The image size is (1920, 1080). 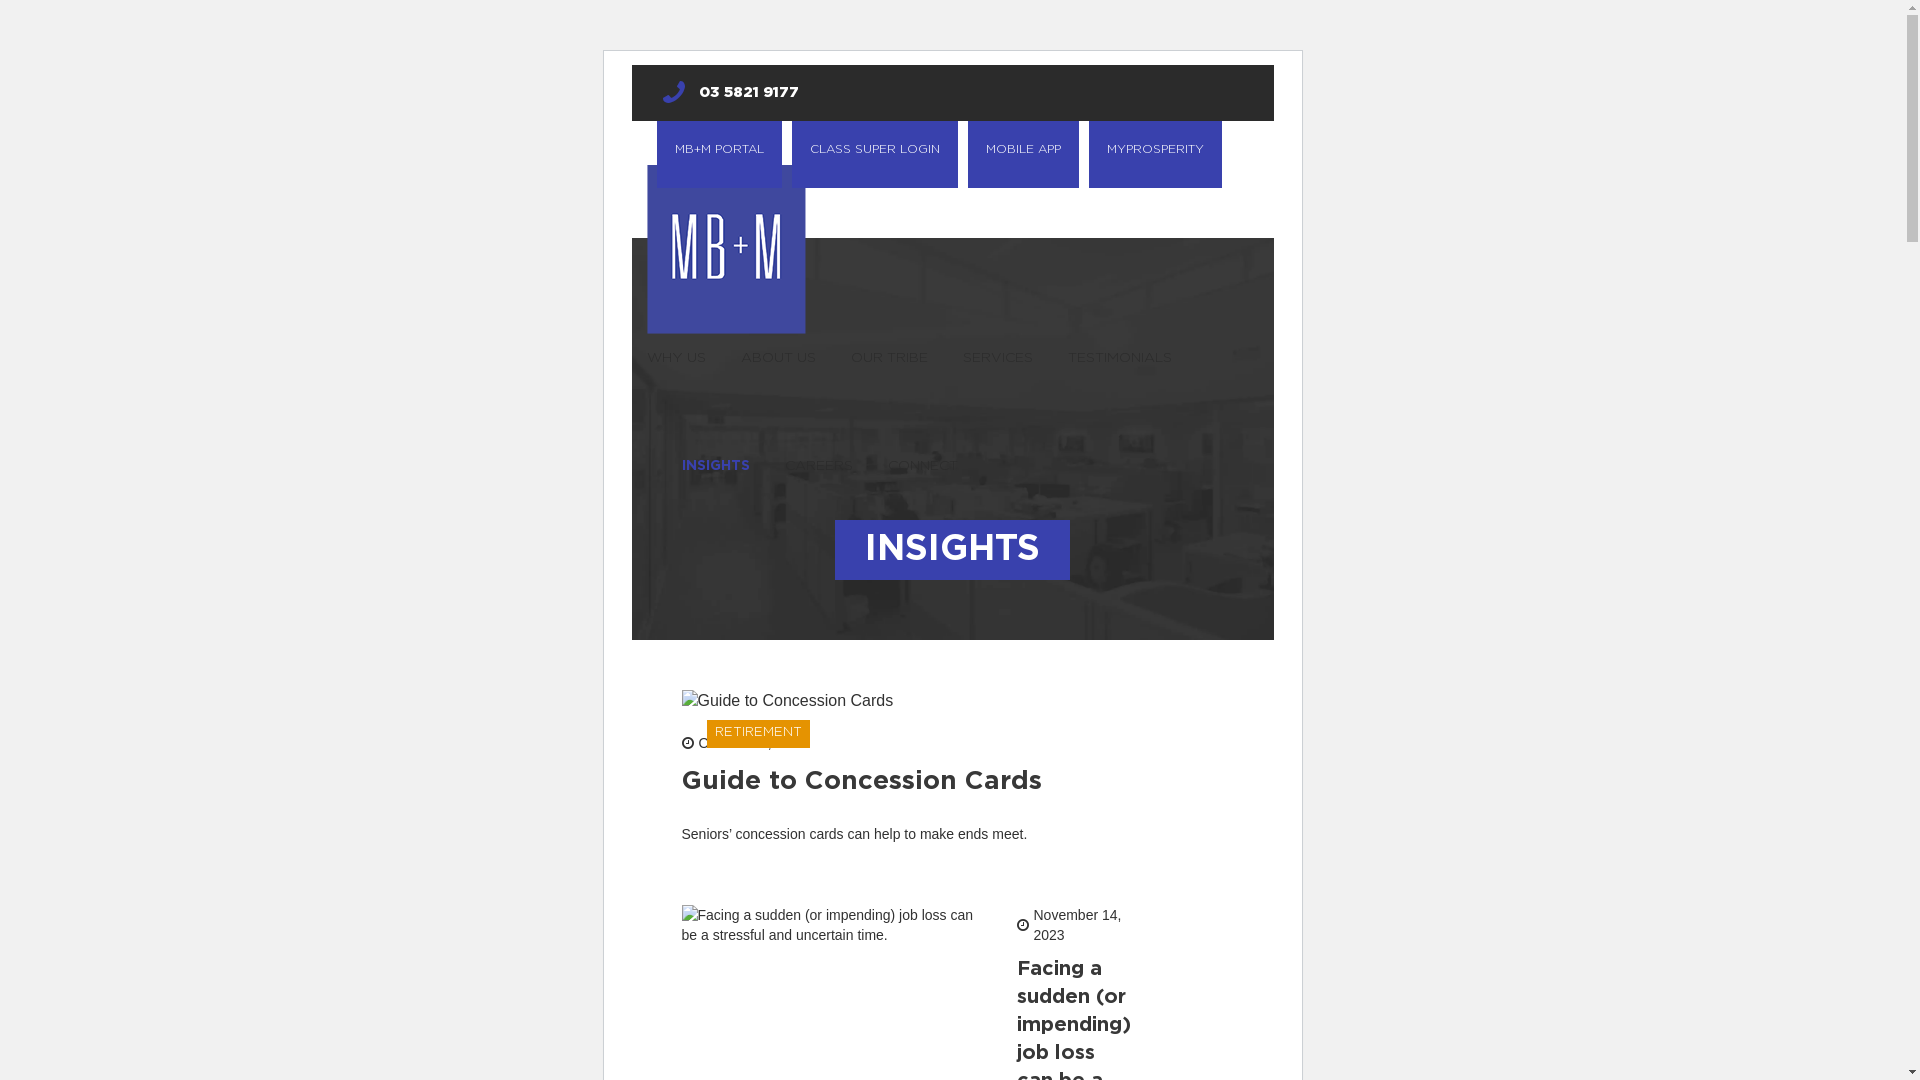 I want to click on 'MOBILE APP', so click(x=1023, y=153).